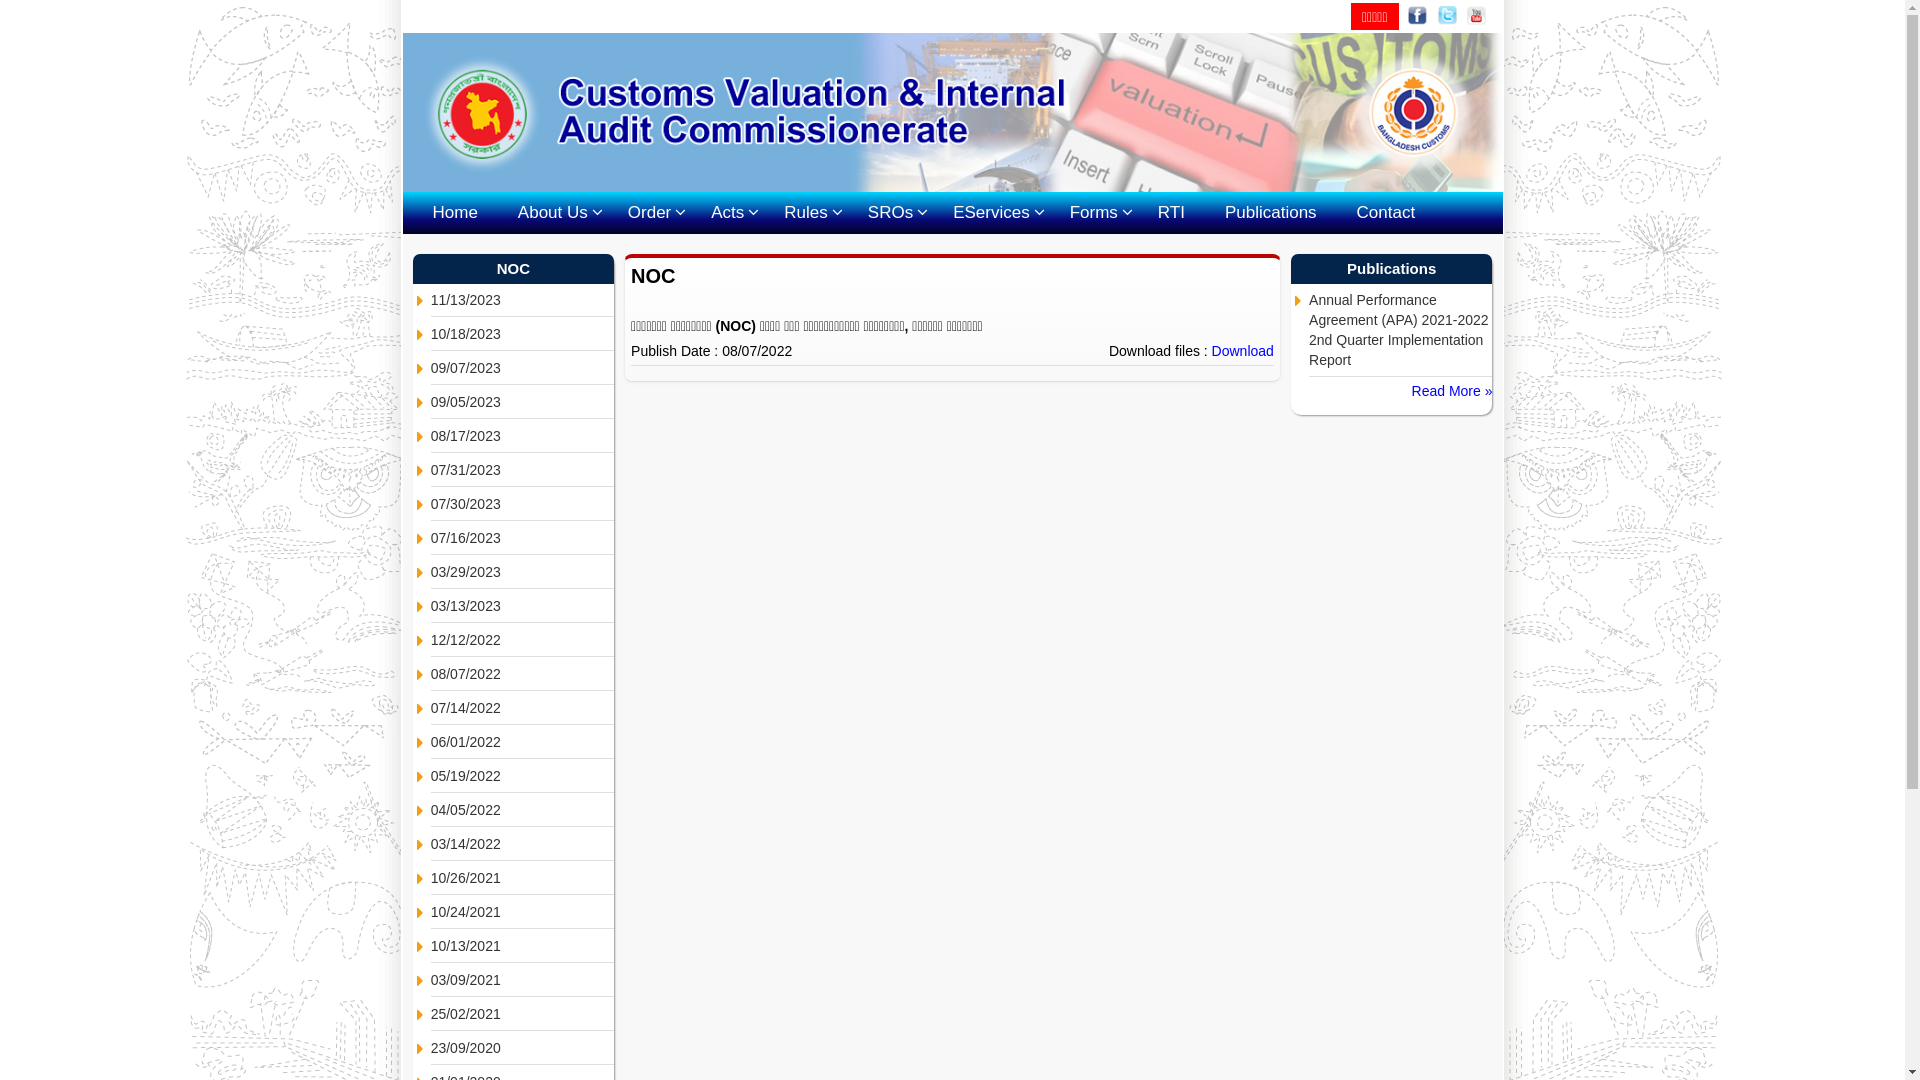 The image size is (1920, 1080). I want to click on '05/19/2022', so click(522, 775).